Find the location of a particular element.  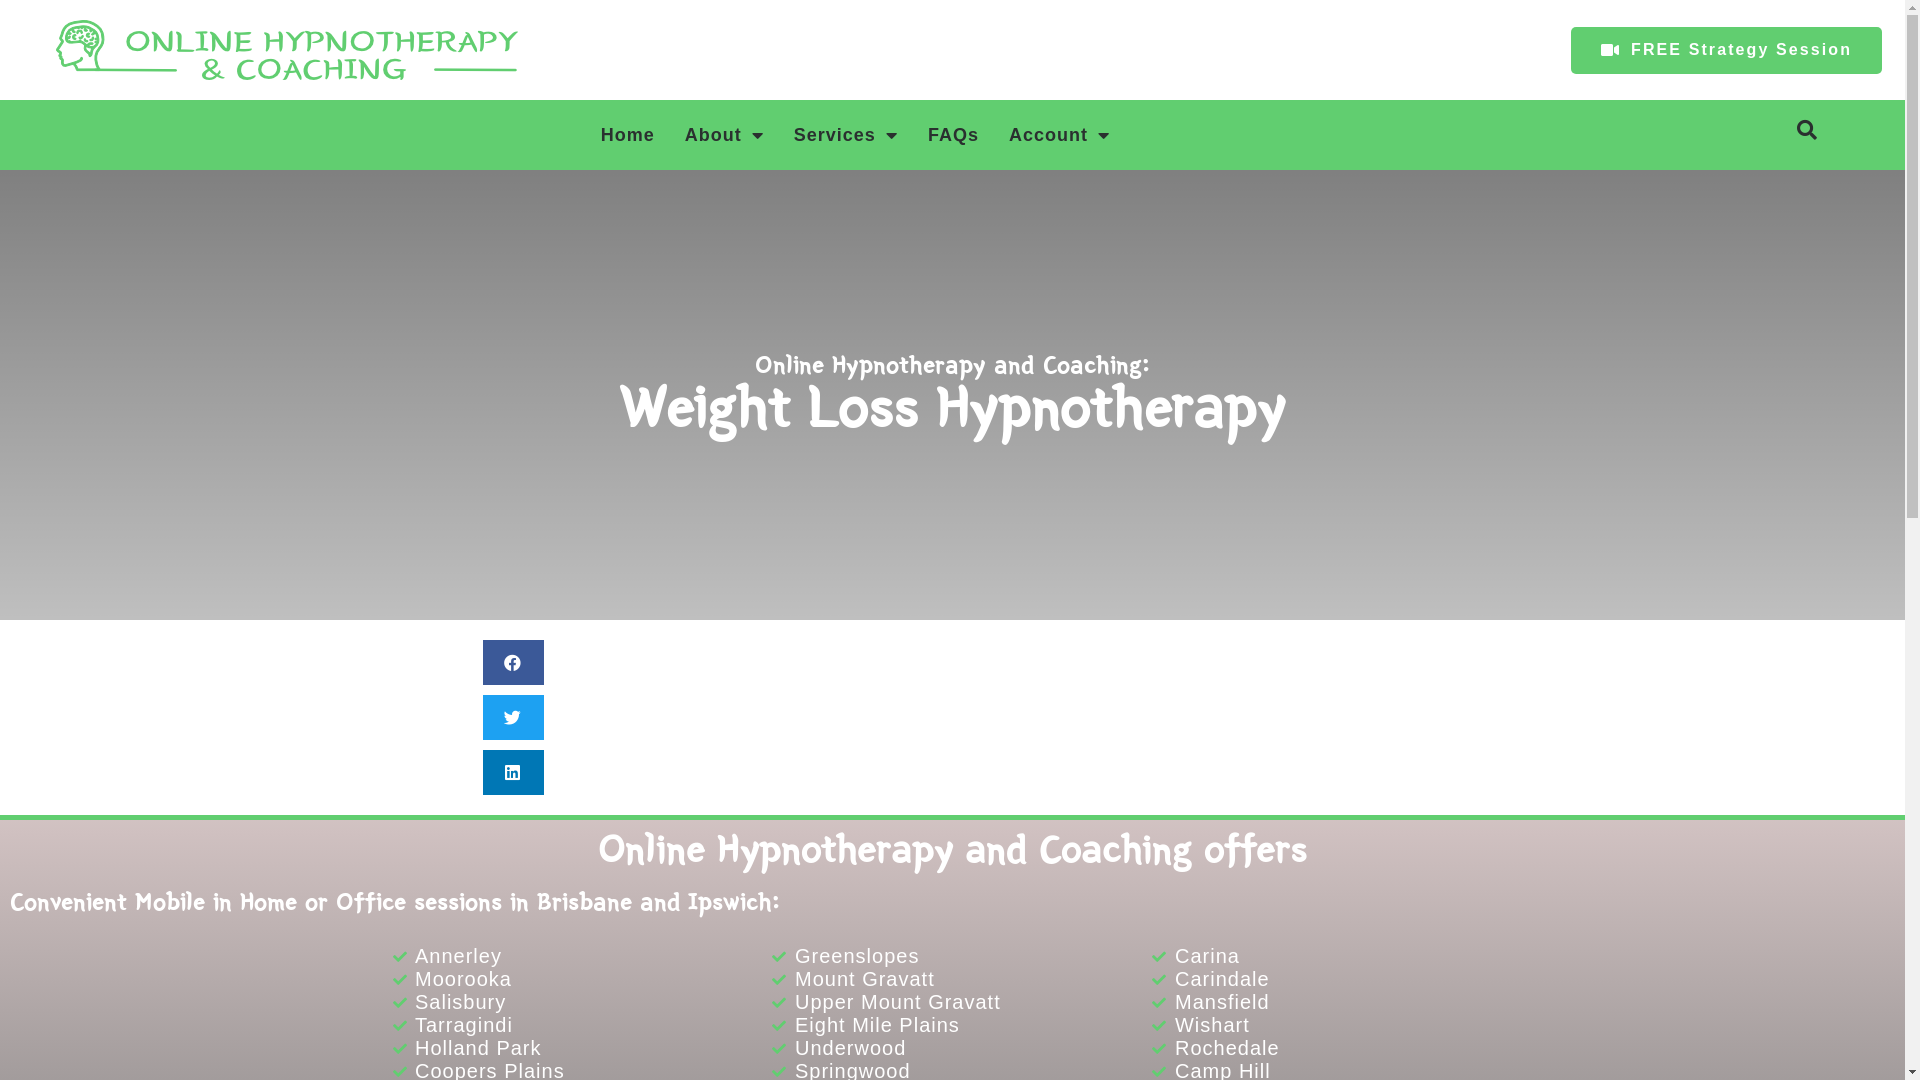

'Services' is located at coordinates (777, 135).